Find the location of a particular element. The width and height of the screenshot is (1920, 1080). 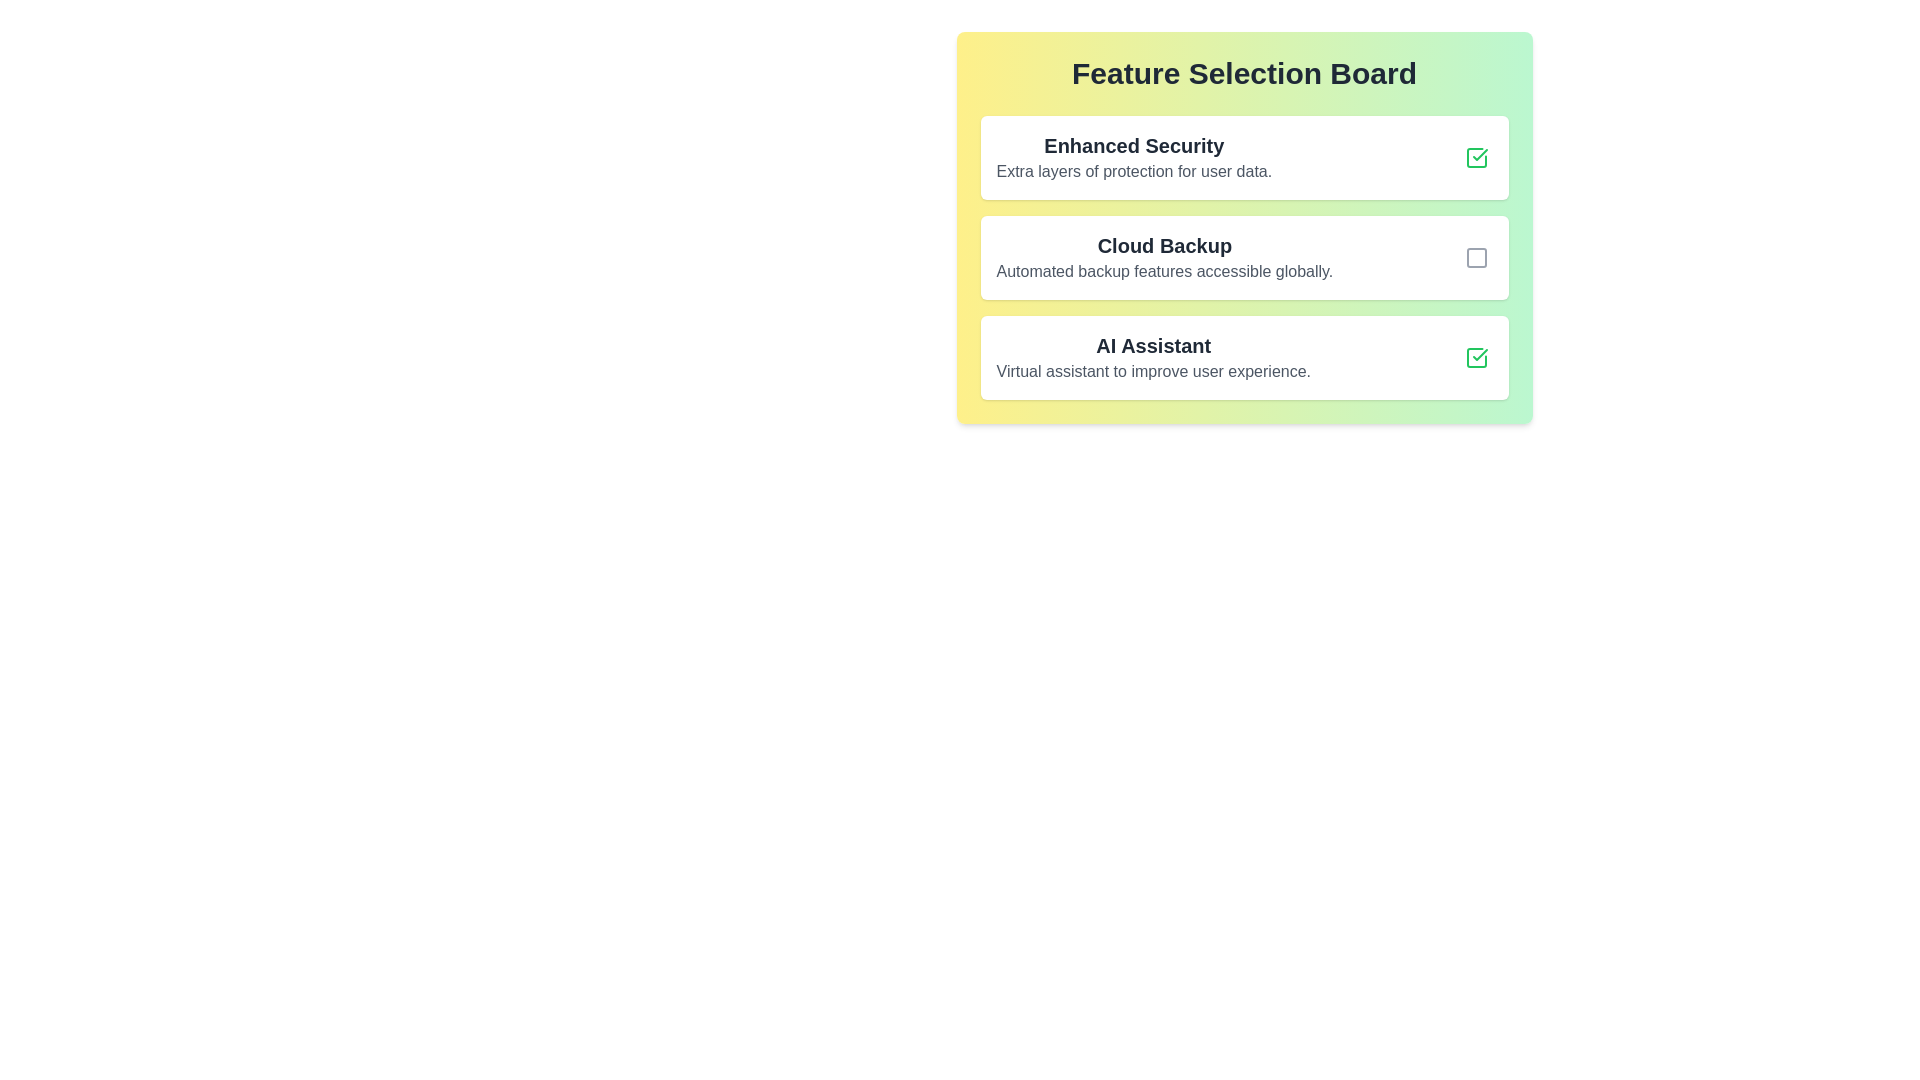

the checkbox with a green checkmark indicating selection, located beside the text 'AI Assistant' is located at coordinates (1476, 357).